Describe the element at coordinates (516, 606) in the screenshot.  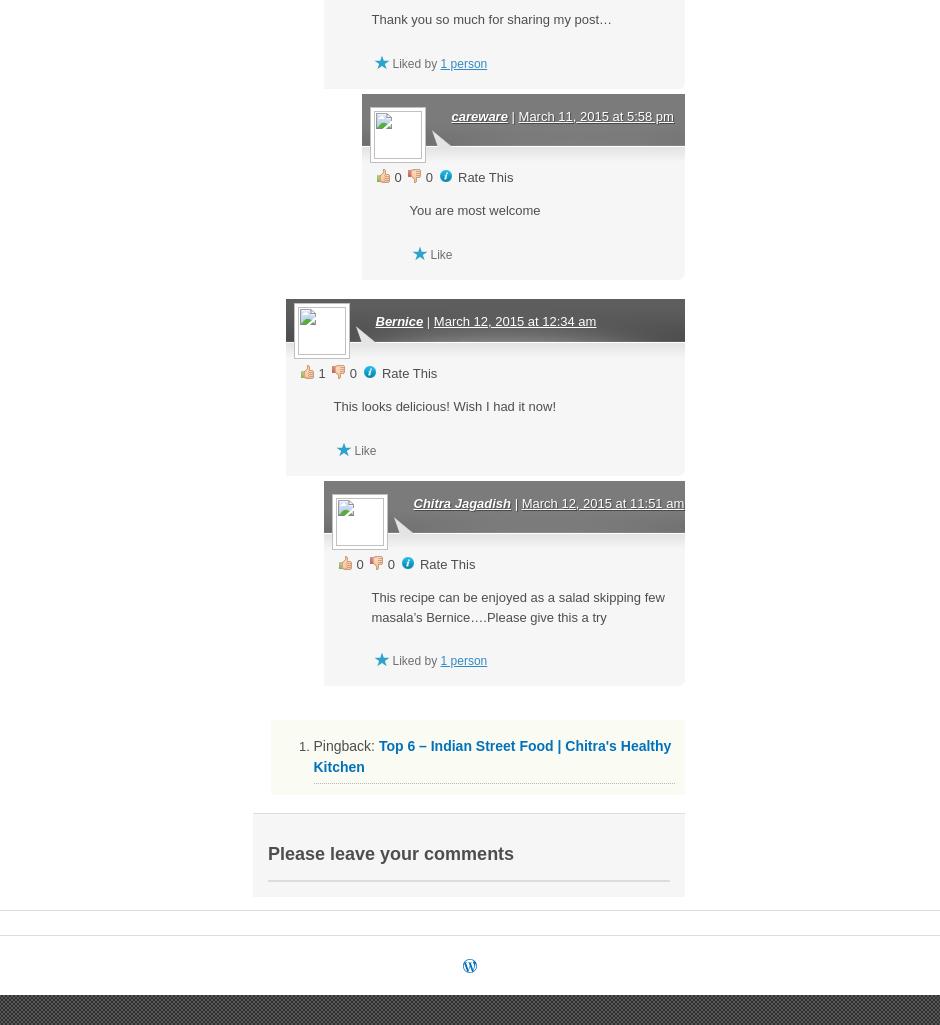
I see `'This recipe can be enjoyed as a salad skipping few masala’s Bernice….Please give this a try'` at that location.